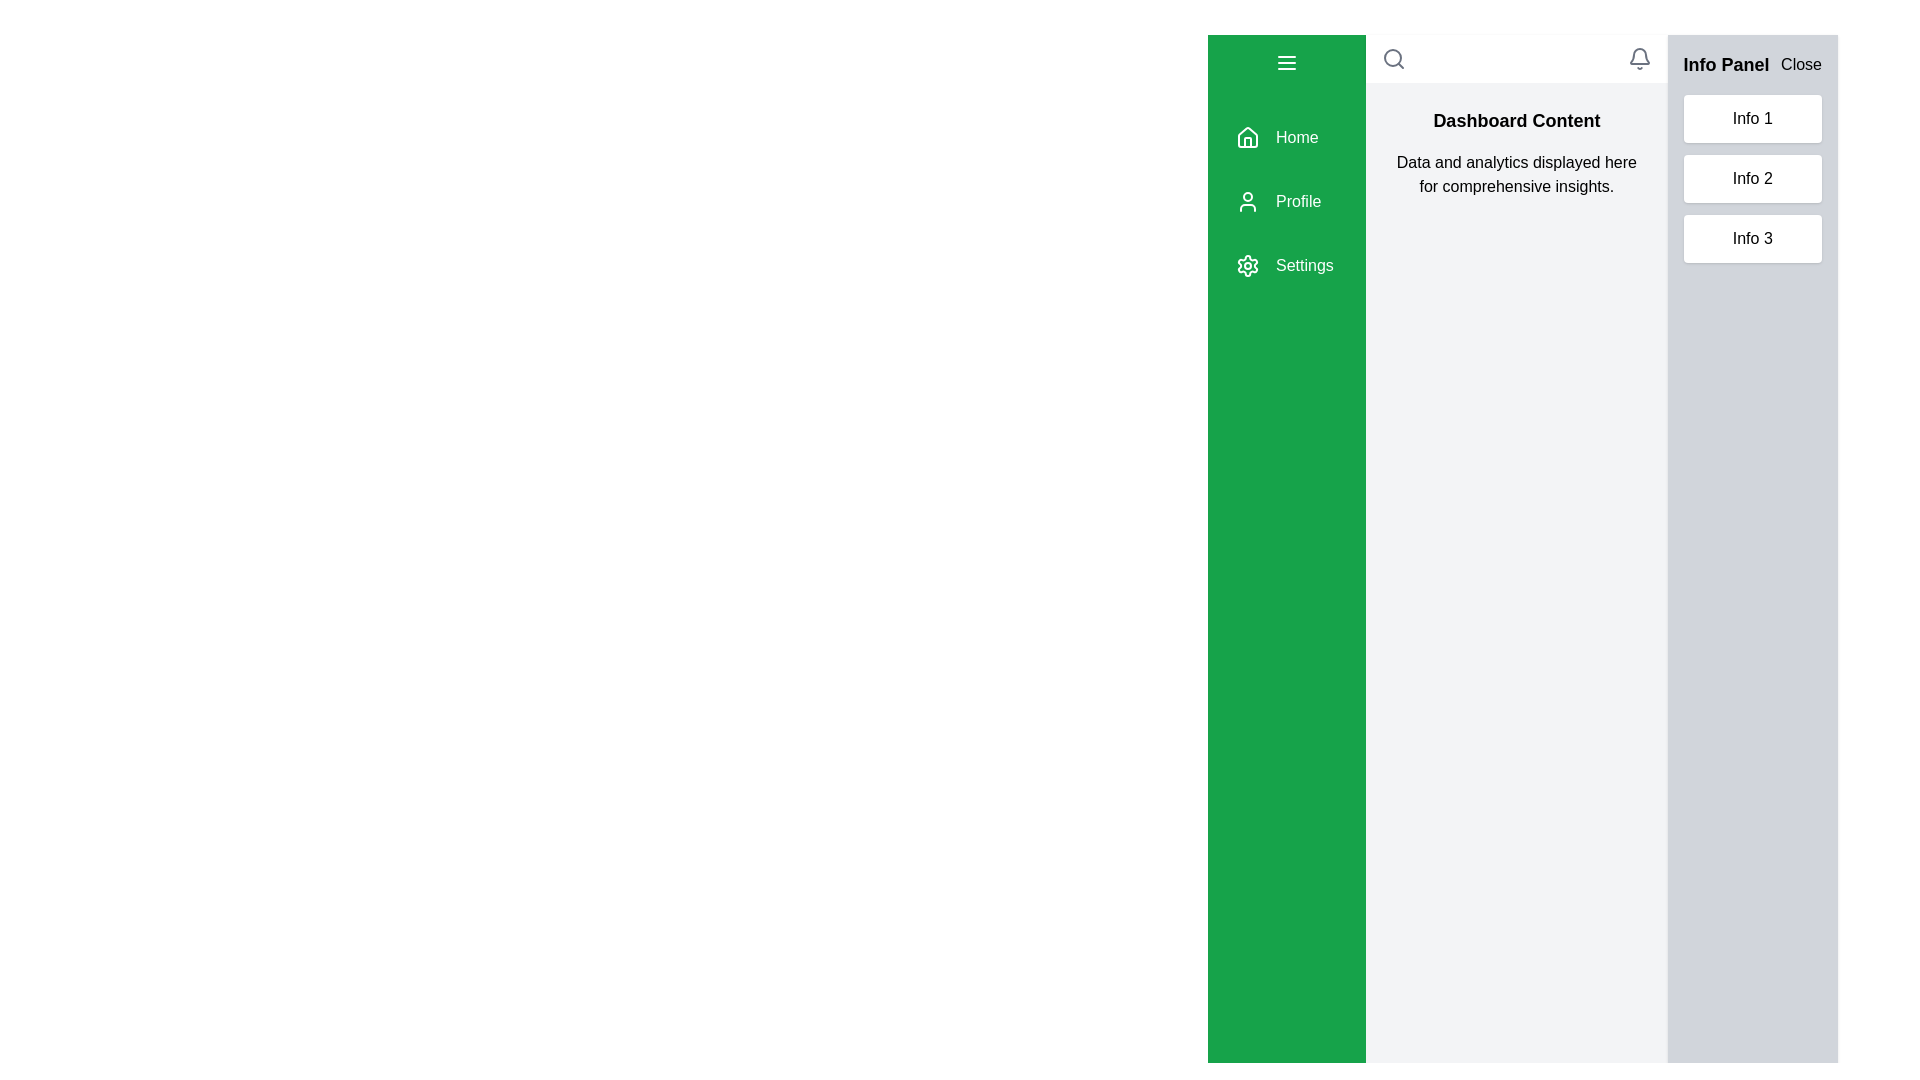  What do you see at coordinates (1247, 141) in the screenshot?
I see `the house-shaped icon located in the 'Home' button within the green navigation sidebar on the left side of the interface` at bounding box center [1247, 141].